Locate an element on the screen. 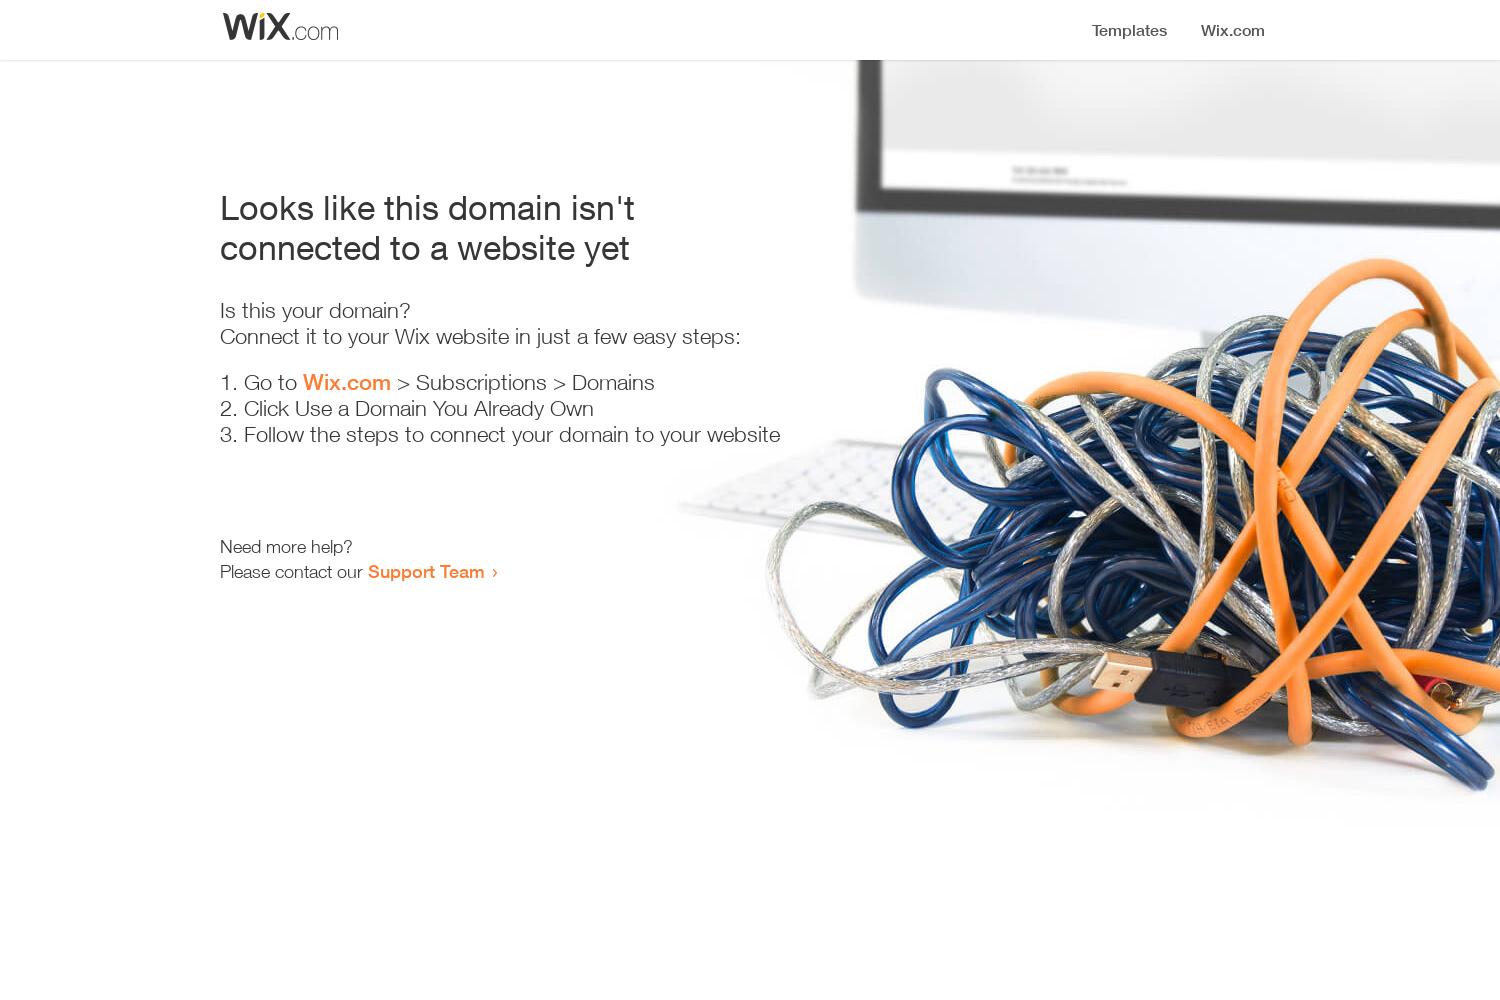 The height and width of the screenshot is (1000, 1500). 'Is this your domain?' is located at coordinates (314, 310).